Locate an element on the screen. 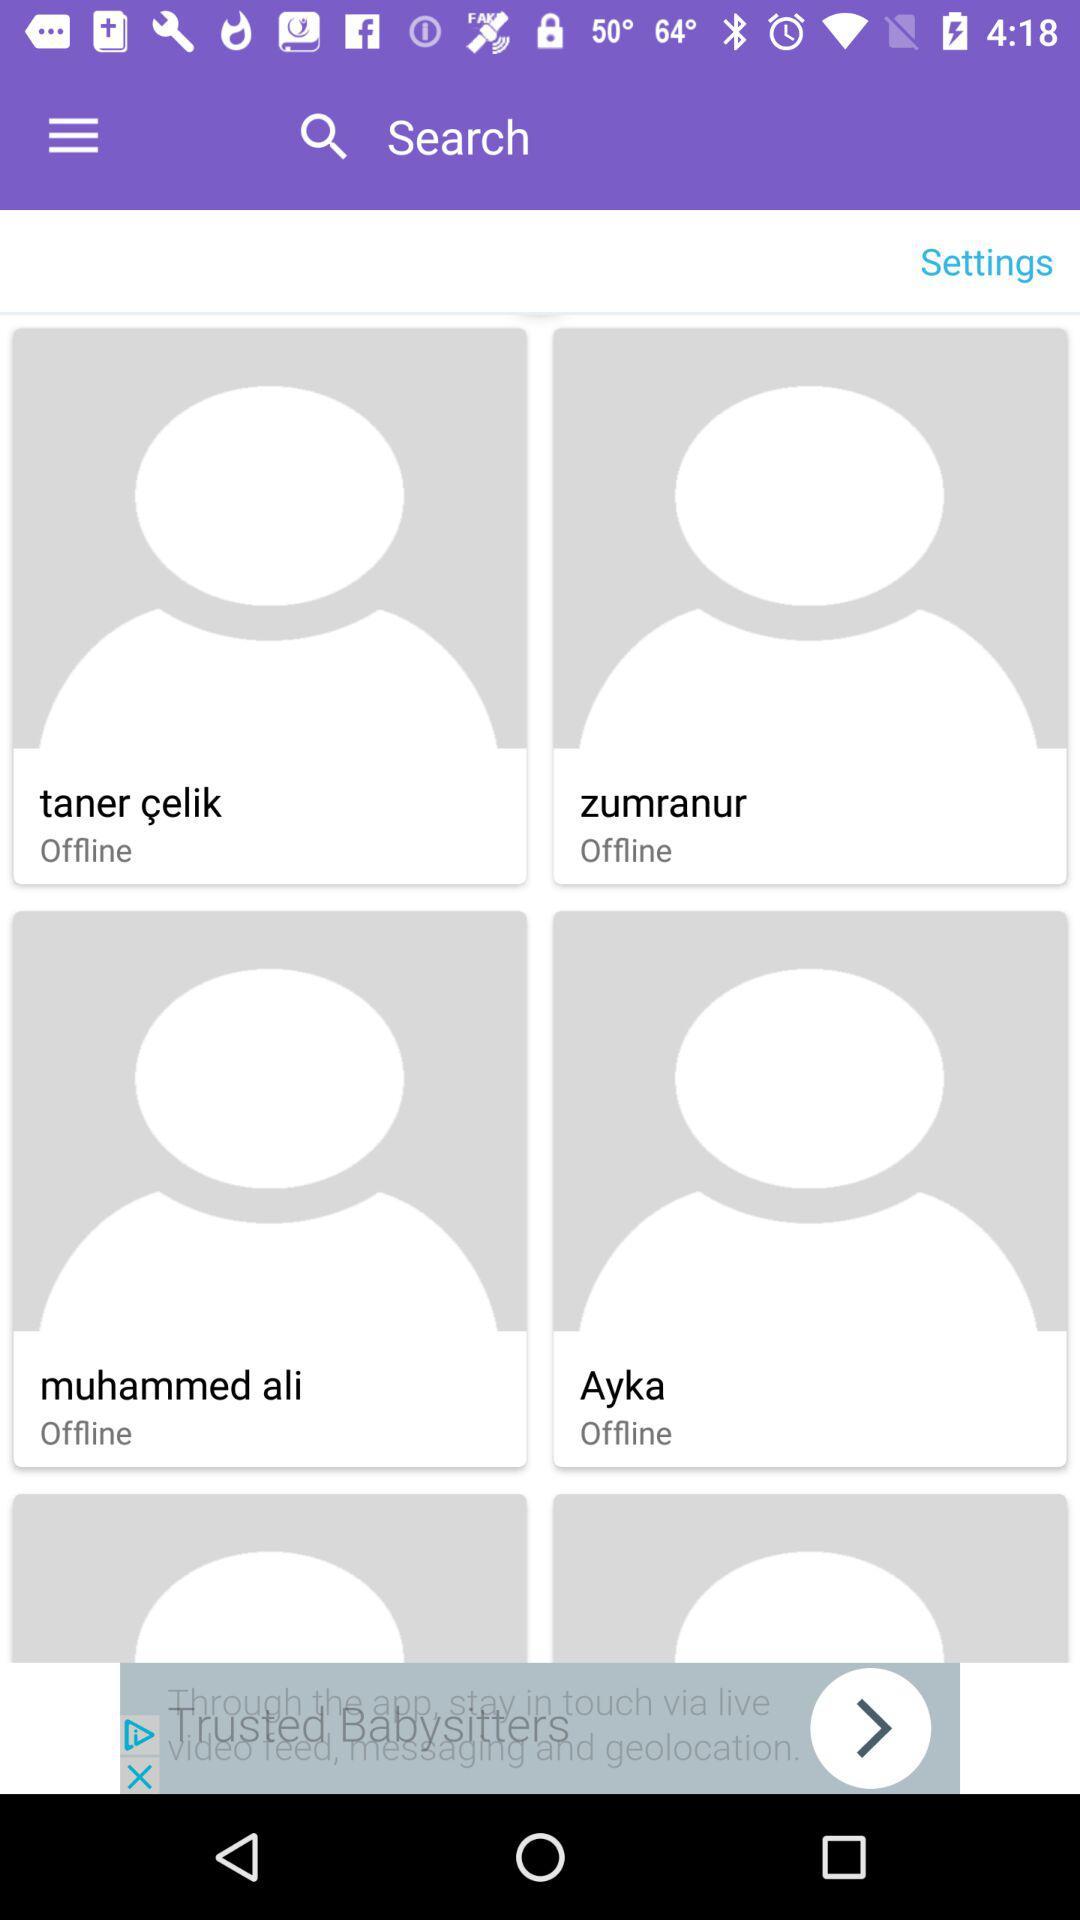 This screenshot has height=1920, width=1080. search bar is located at coordinates (711, 135).